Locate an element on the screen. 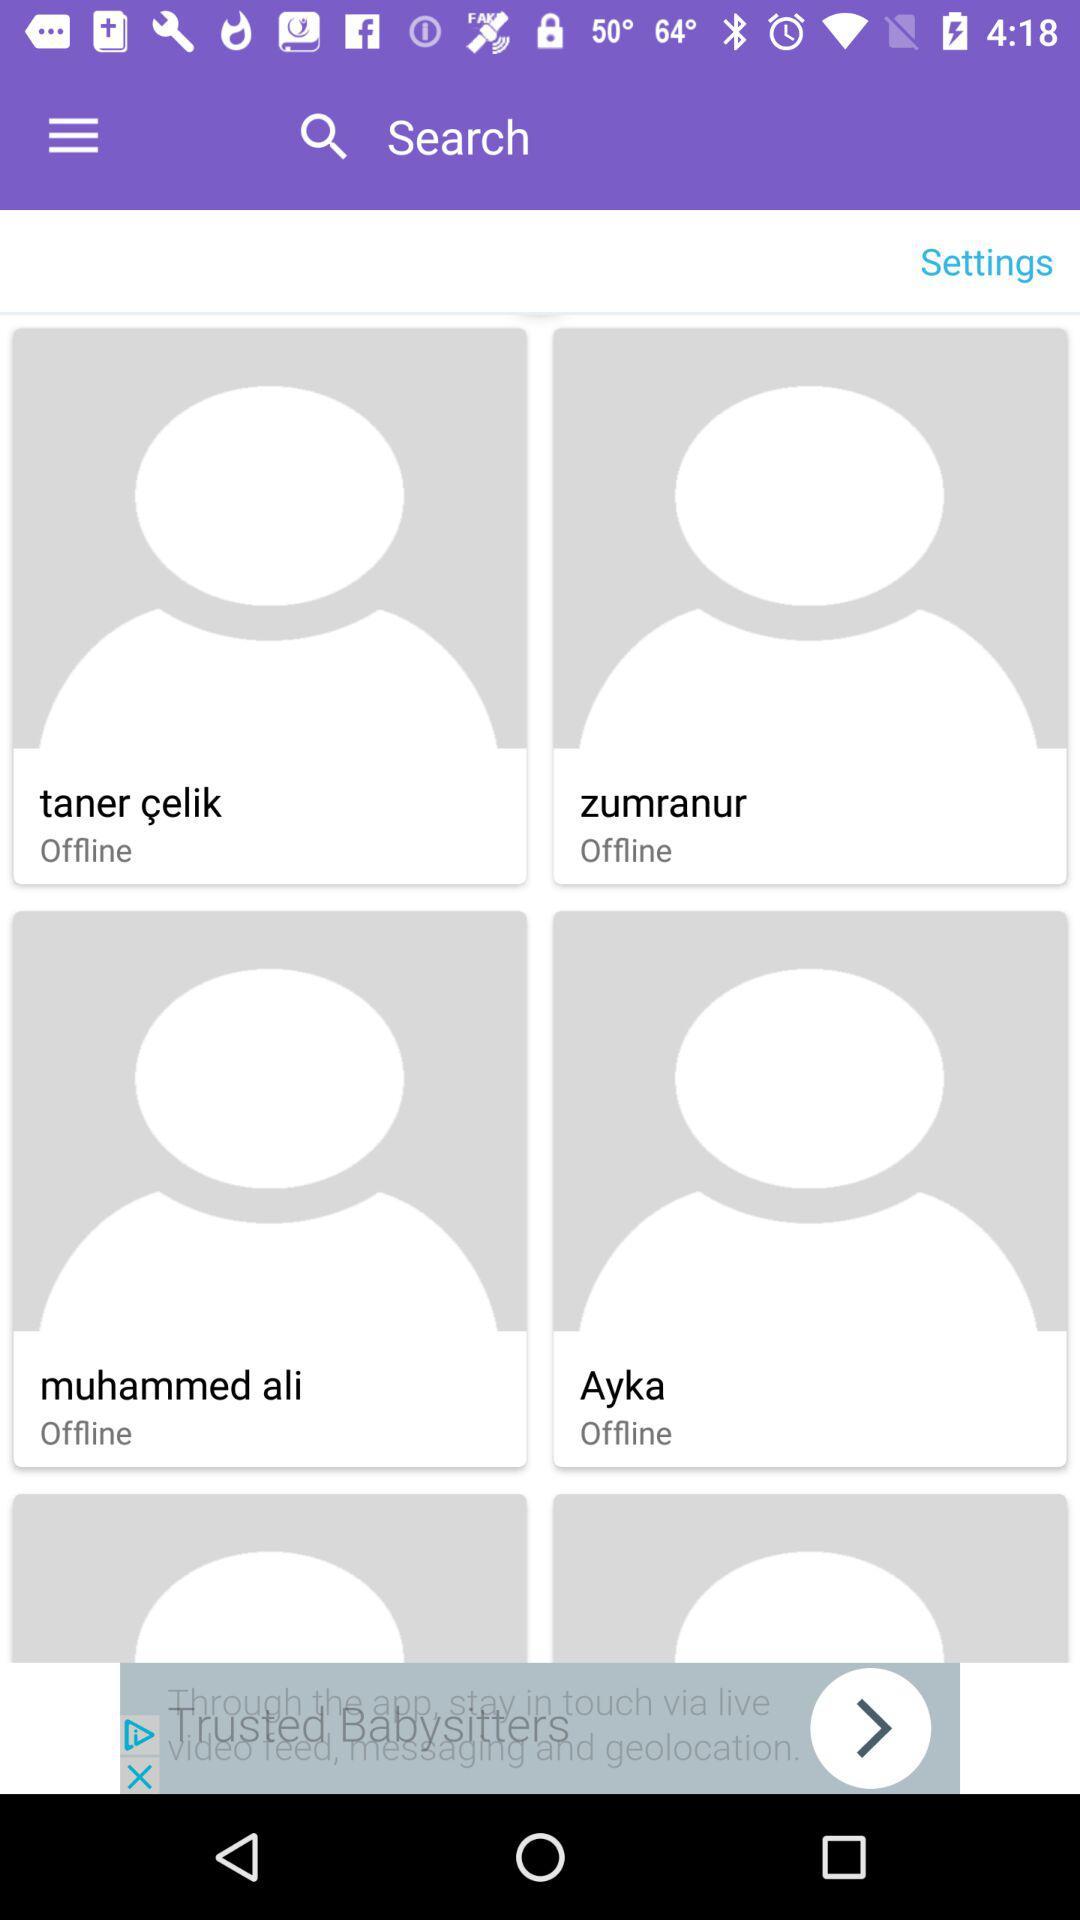 This screenshot has height=1920, width=1080. search bar is located at coordinates (711, 135).